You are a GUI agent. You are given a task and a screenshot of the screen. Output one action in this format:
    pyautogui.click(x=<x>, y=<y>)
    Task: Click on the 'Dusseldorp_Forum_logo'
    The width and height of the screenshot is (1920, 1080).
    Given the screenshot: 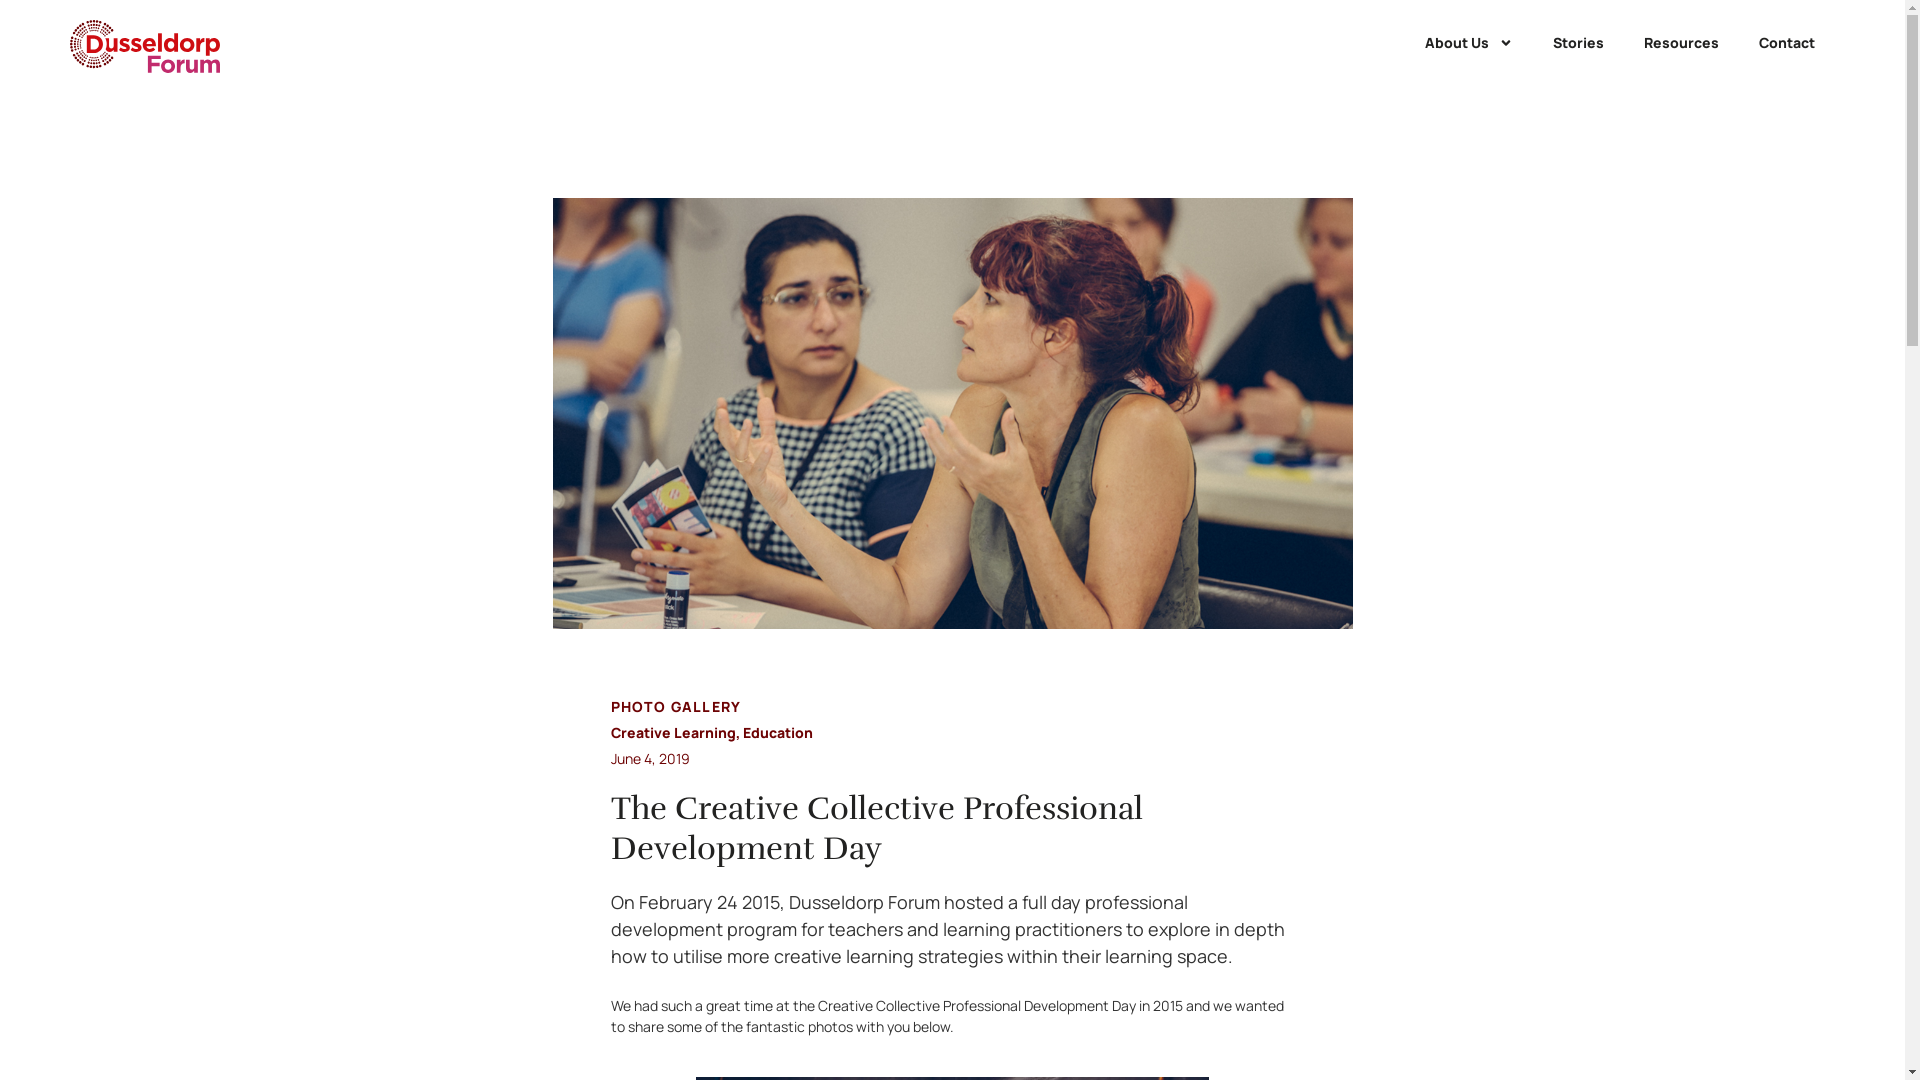 What is the action you would take?
    pyautogui.click(x=143, y=45)
    